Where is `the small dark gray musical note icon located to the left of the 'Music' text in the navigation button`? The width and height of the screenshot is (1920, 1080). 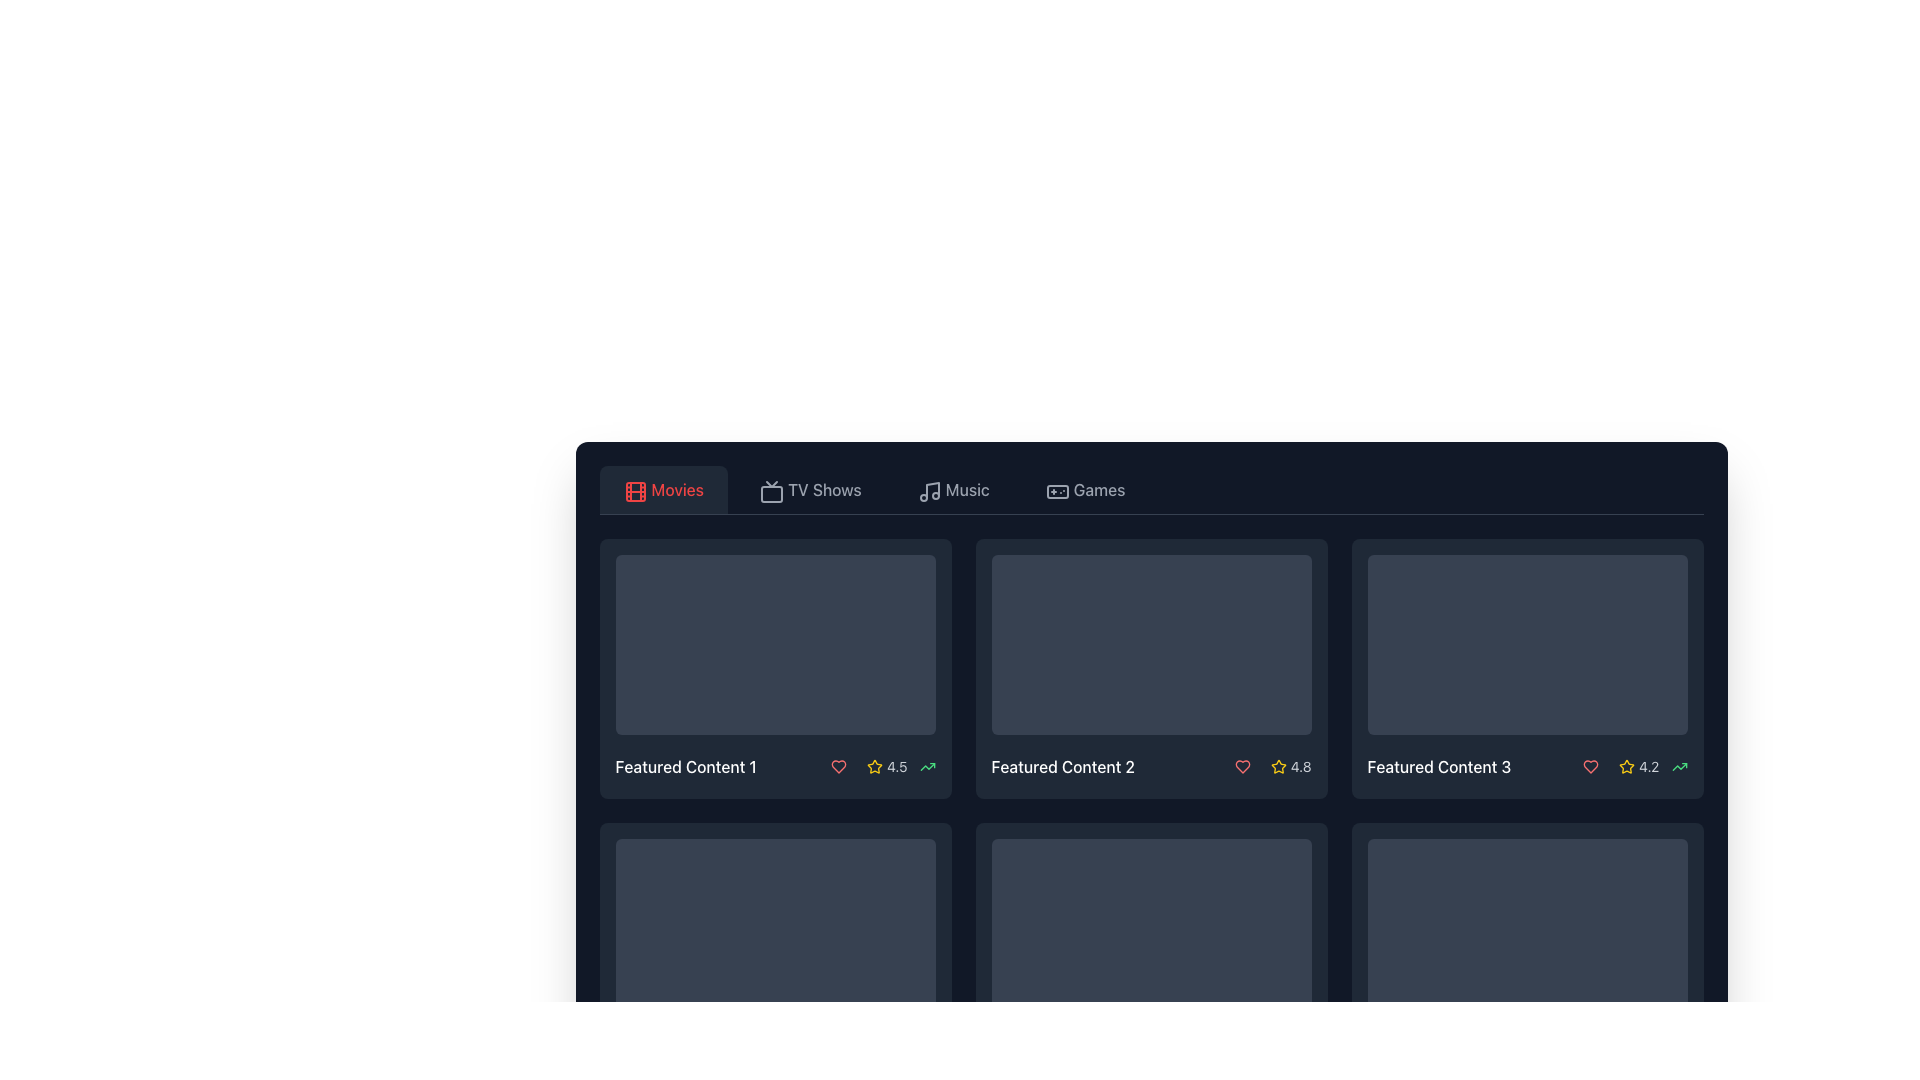 the small dark gray musical note icon located to the left of the 'Music' text in the navigation button is located at coordinates (926, 489).